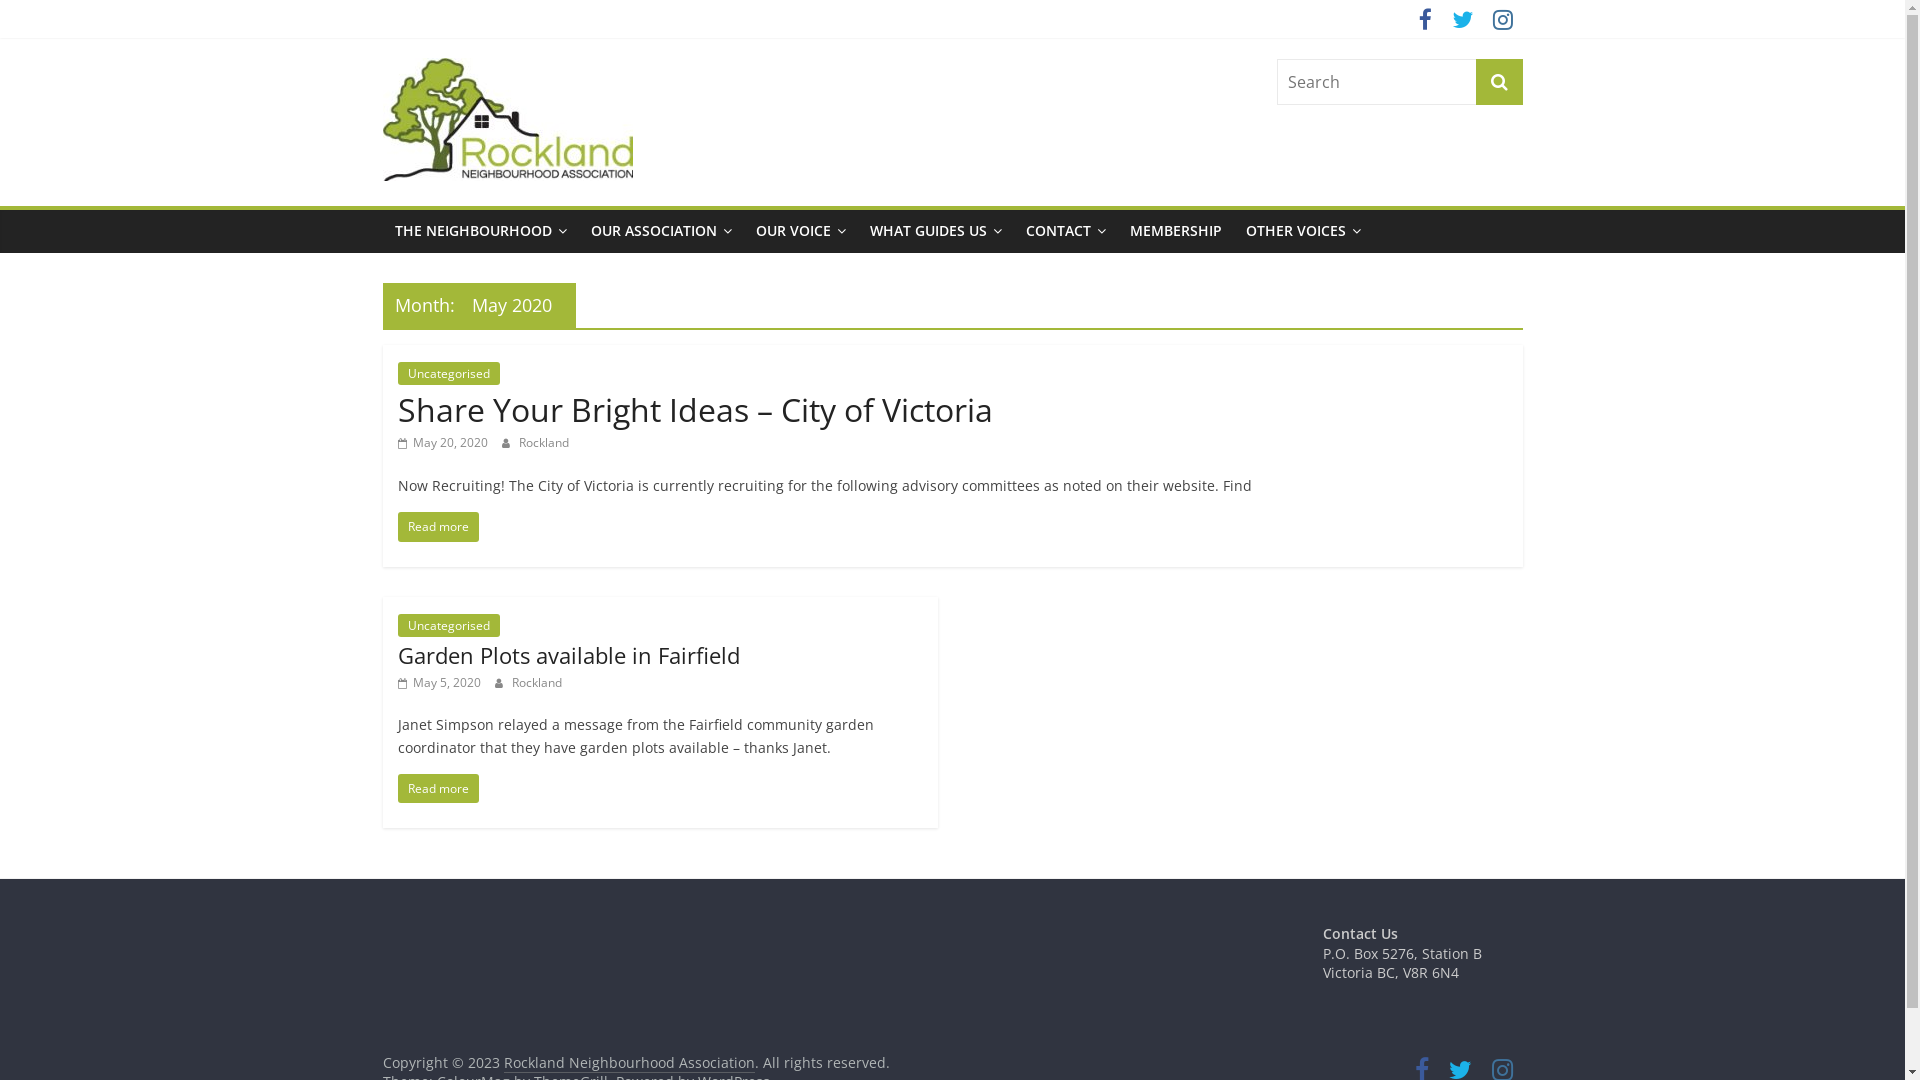 The image size is (1920, 1080). Describe the element at coordinates (801, 230) in the screenshot. I see `'OUR VOICE'` at that location.